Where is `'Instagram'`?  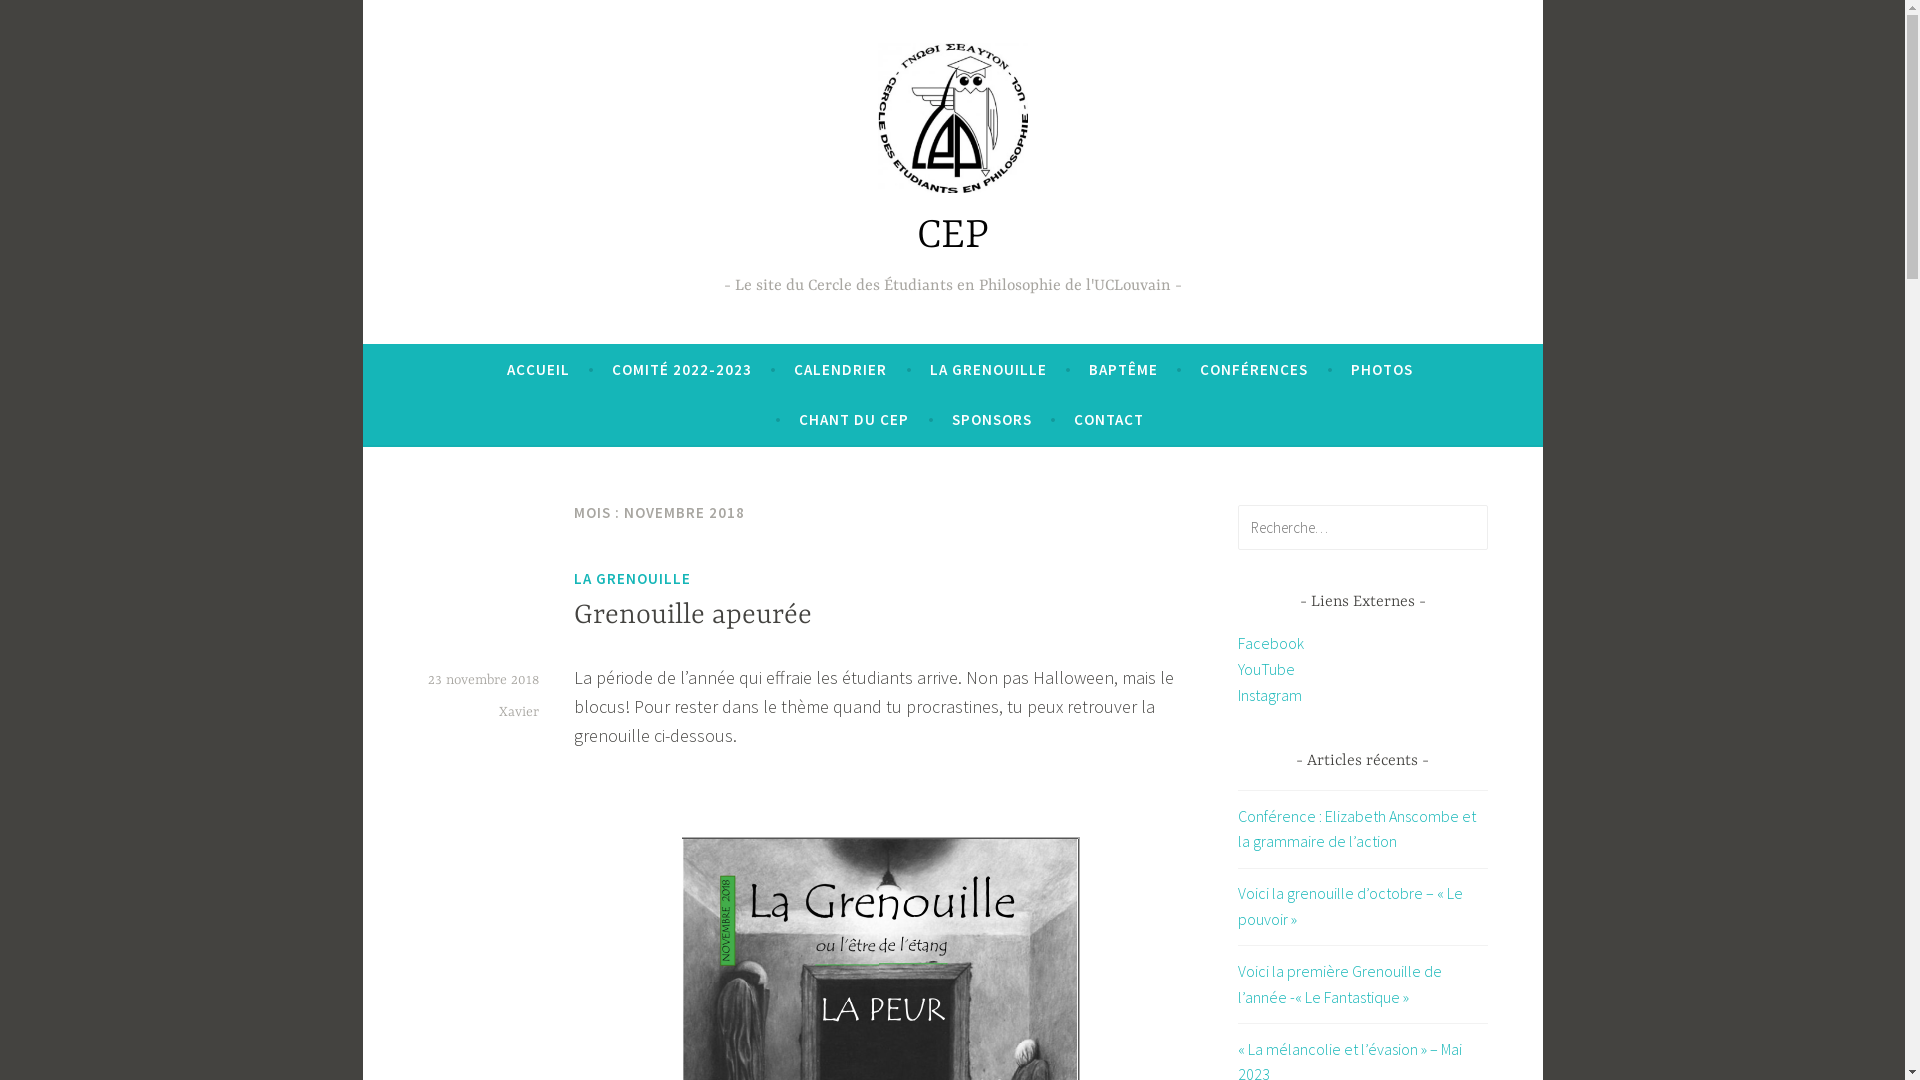 'Instagram' is located at coordinates (1237, 693).